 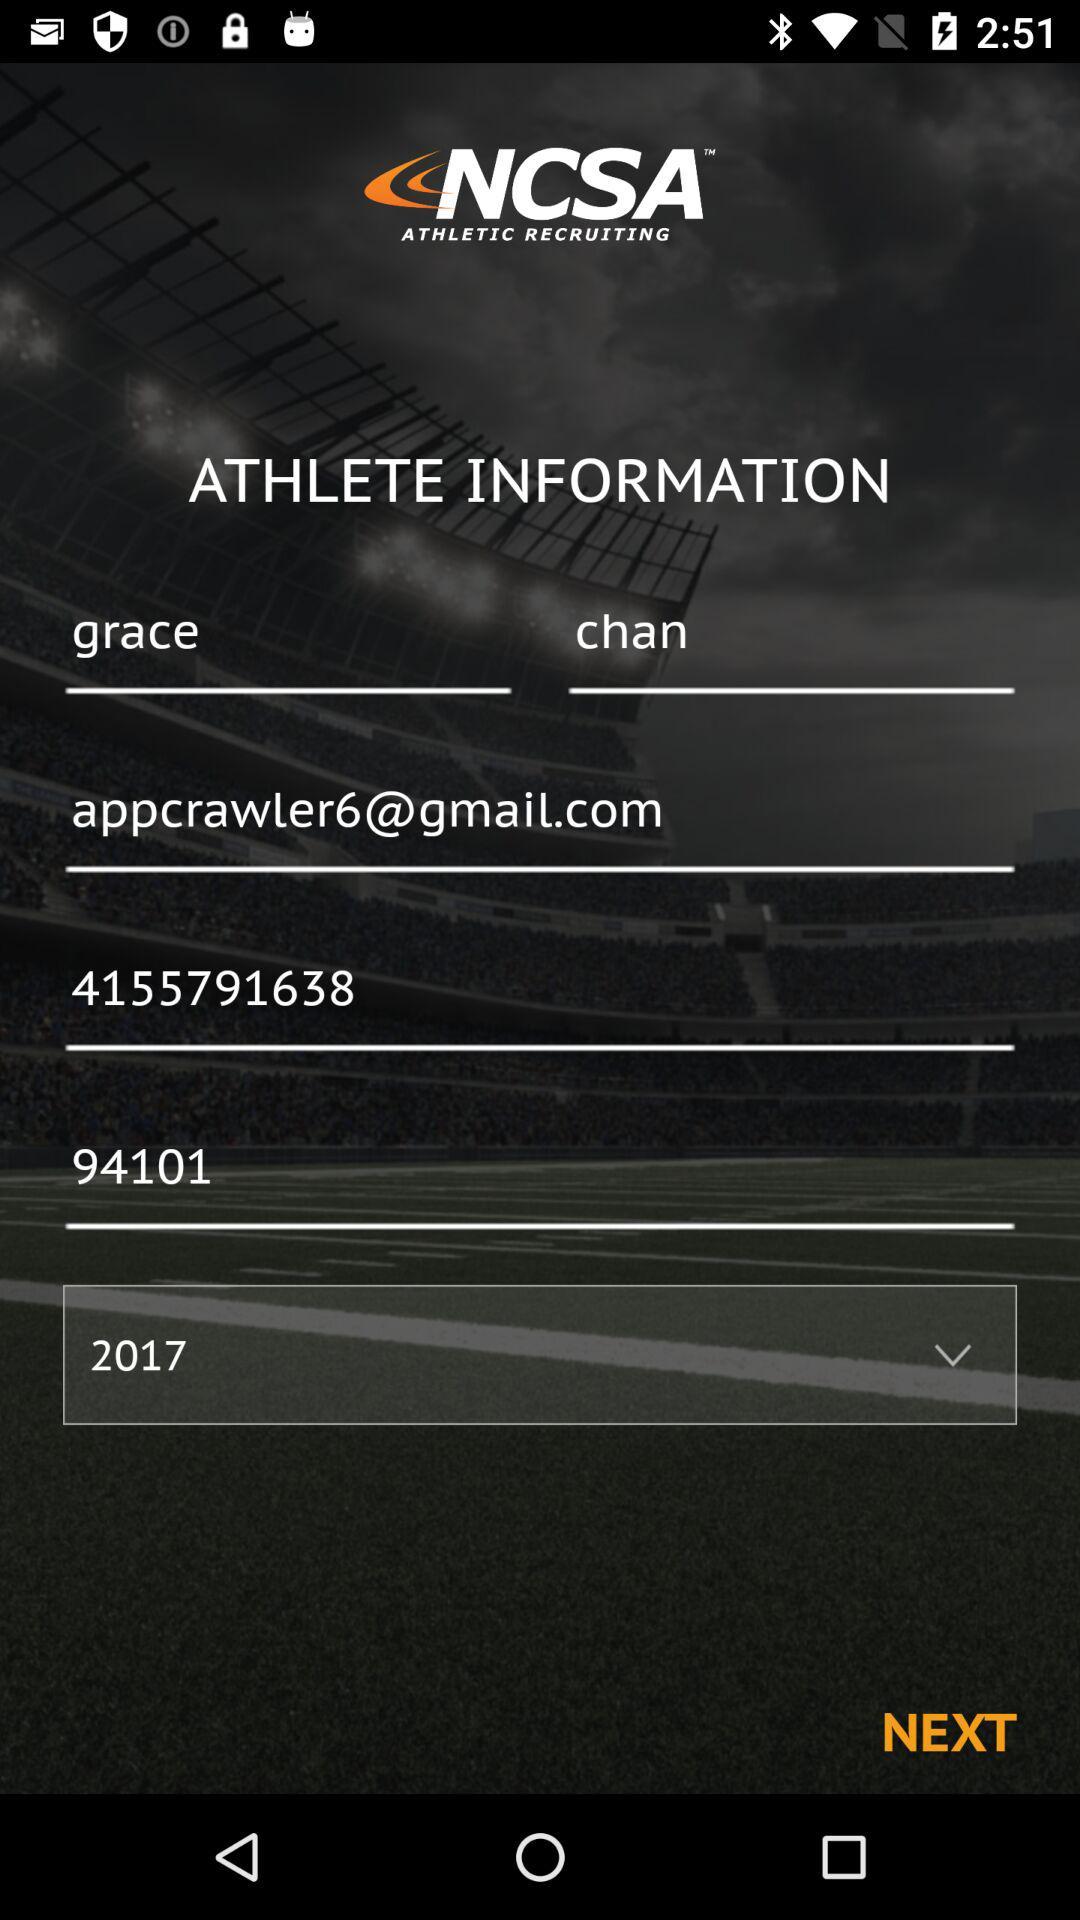 What do you see at coordinates (288, 632) in the screenshot?
I see `item to the left of the chan` at bounding box center [288, 632].